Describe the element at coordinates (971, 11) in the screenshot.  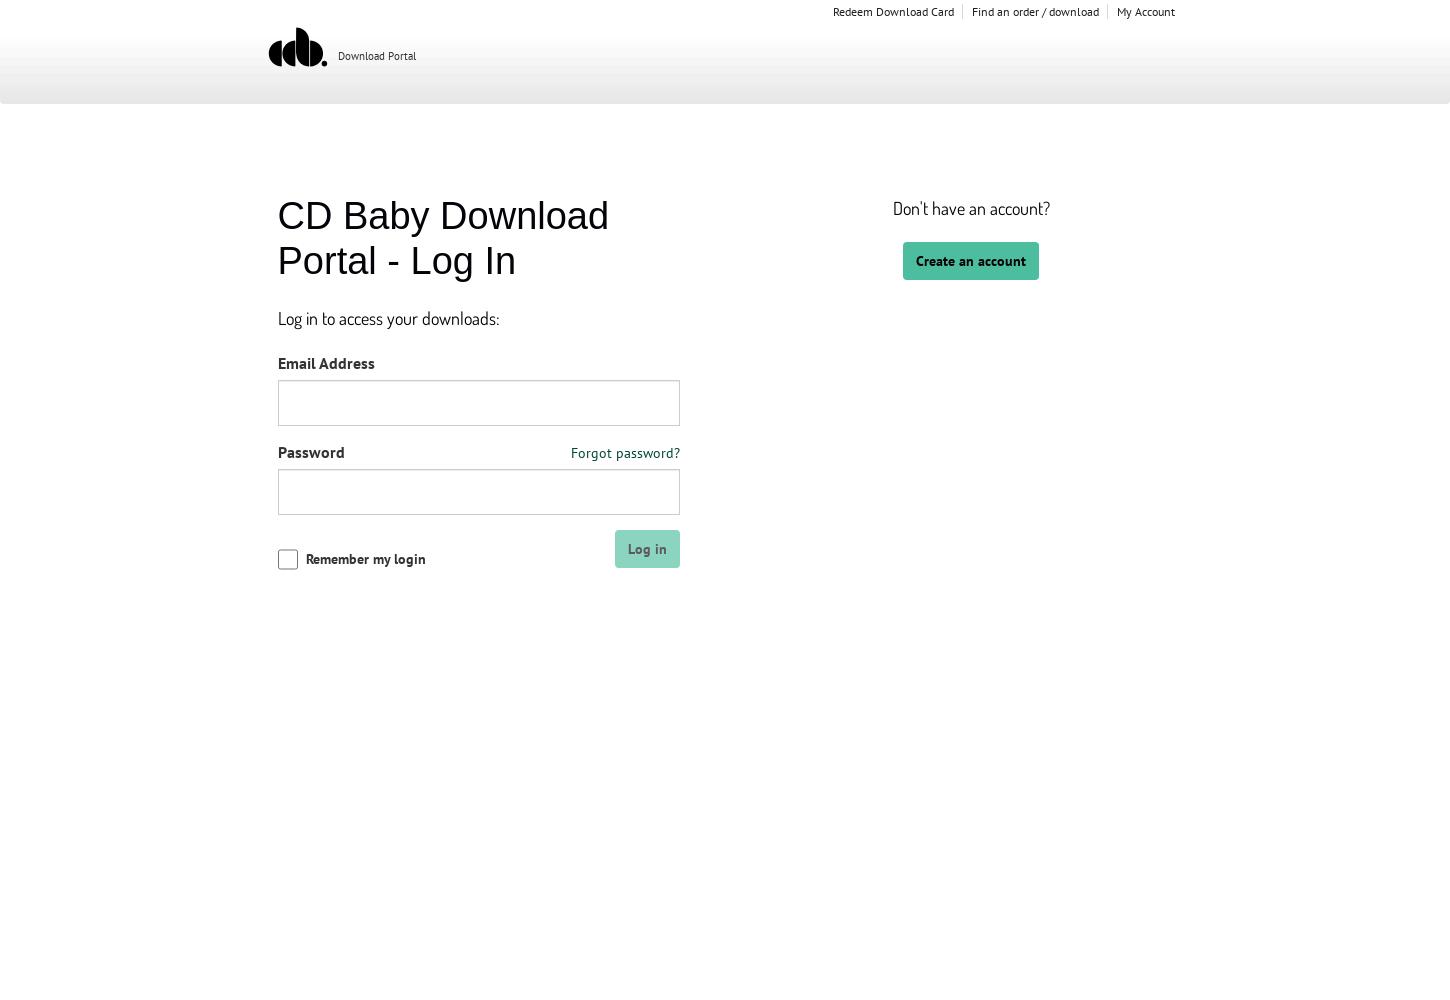
I see `'Find an order / download'` at that location.